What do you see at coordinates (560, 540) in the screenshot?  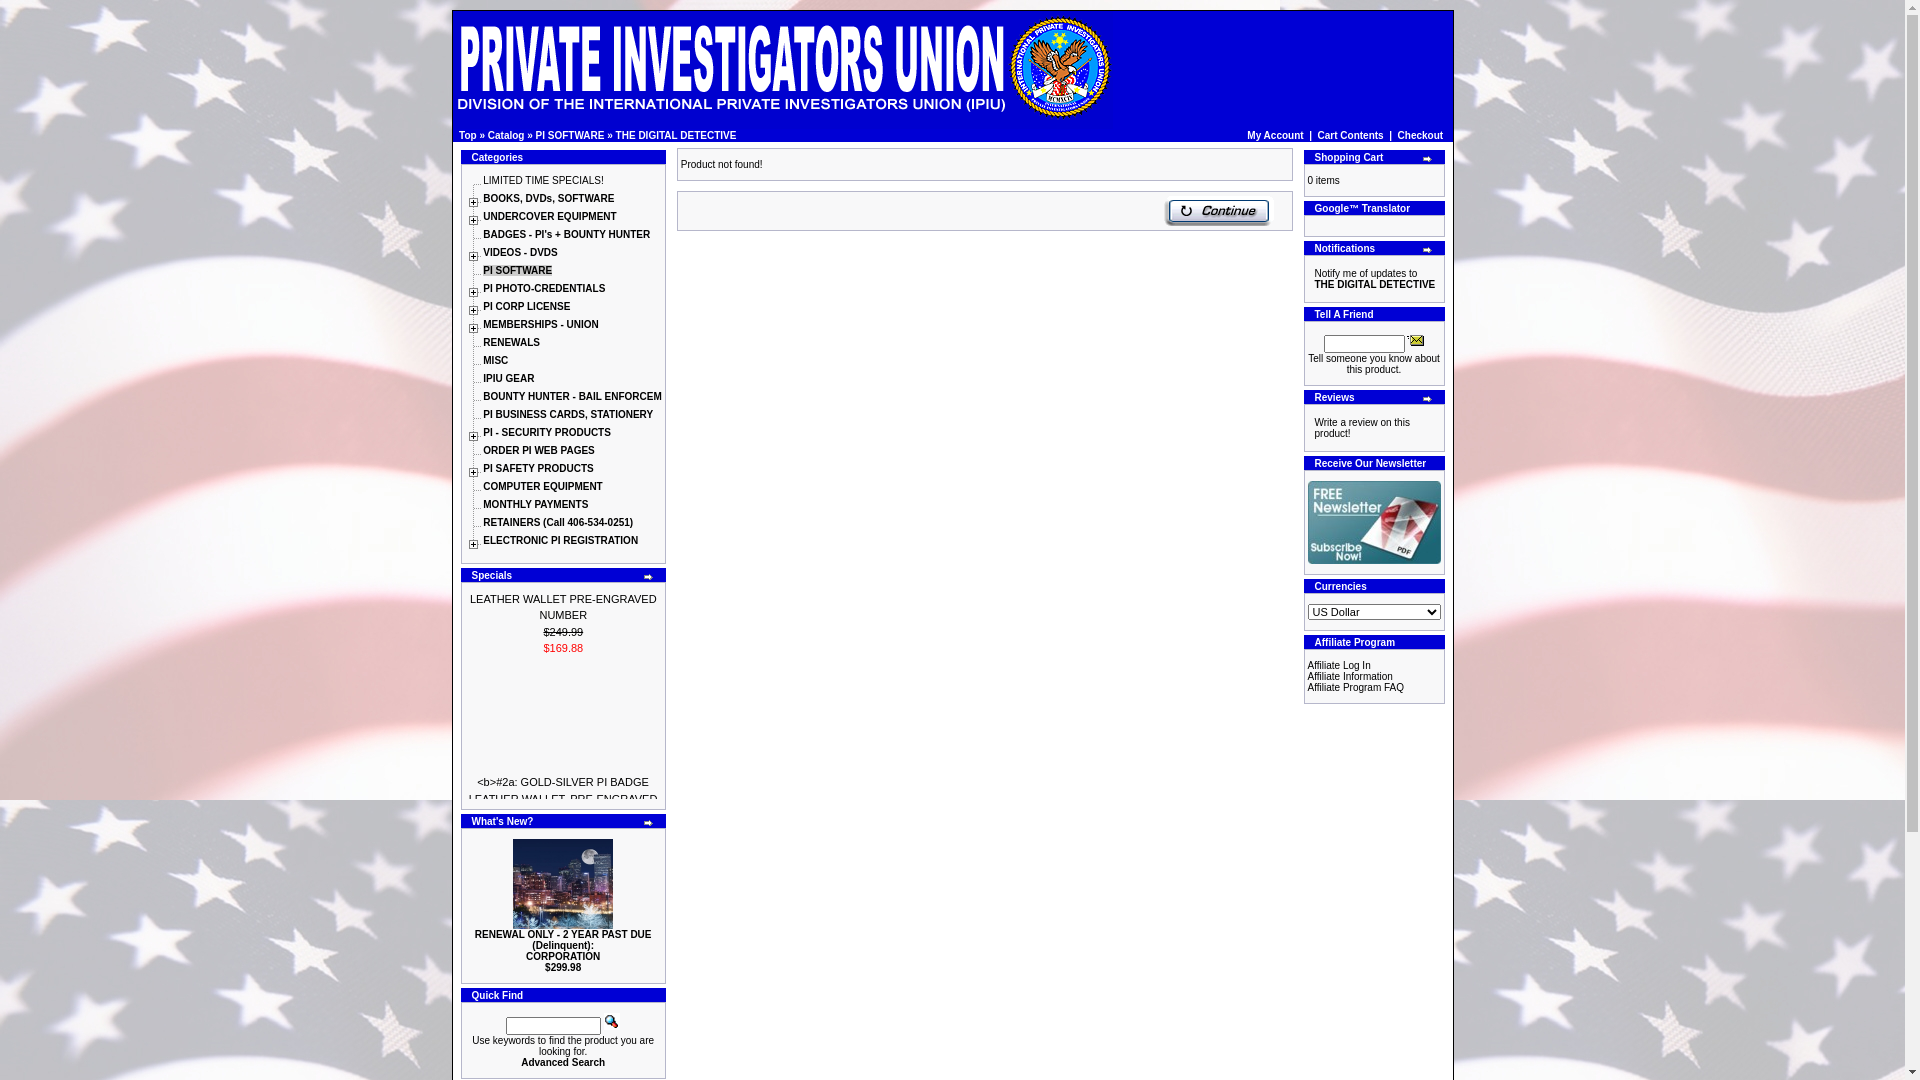 I see `'ELECTRONIC PI REGISTRATION'` at bounding box center [560, 540].